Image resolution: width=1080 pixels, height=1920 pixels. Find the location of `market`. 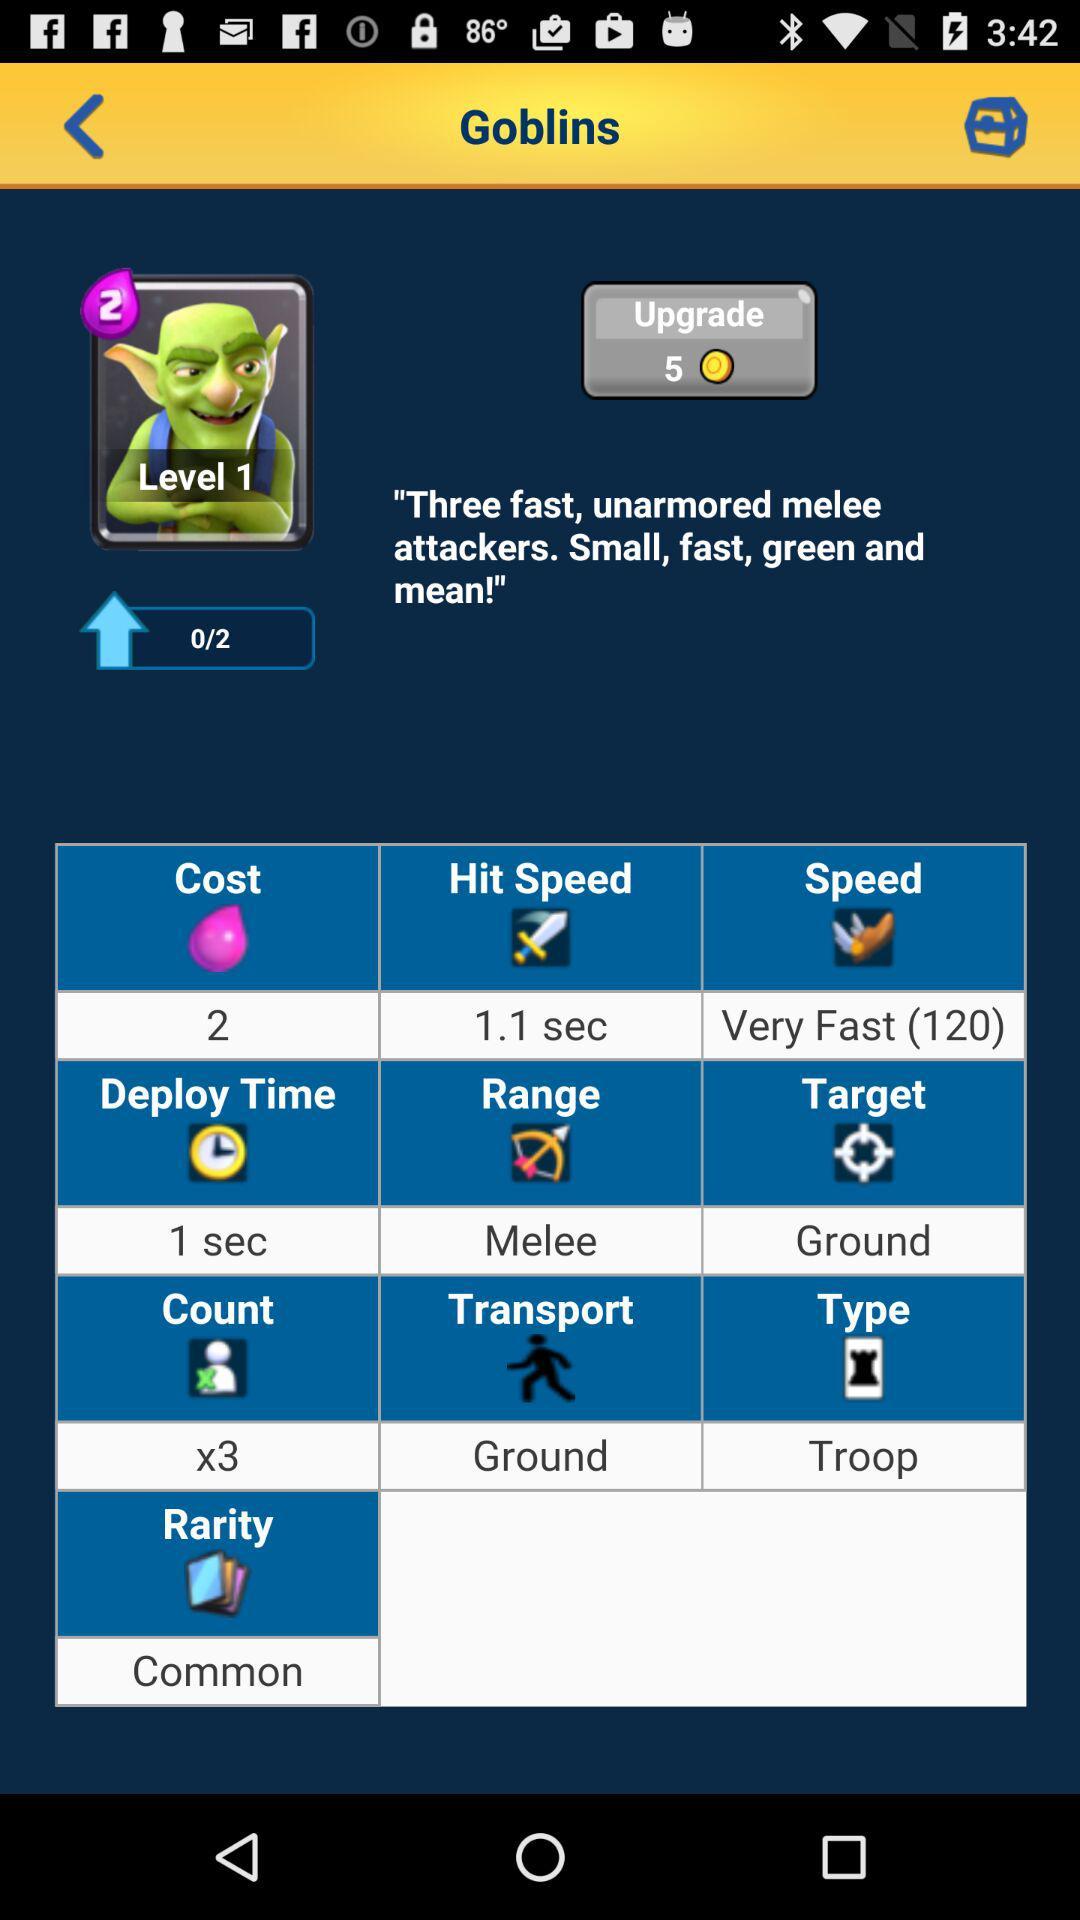

market is located at coordinates (995, 124).